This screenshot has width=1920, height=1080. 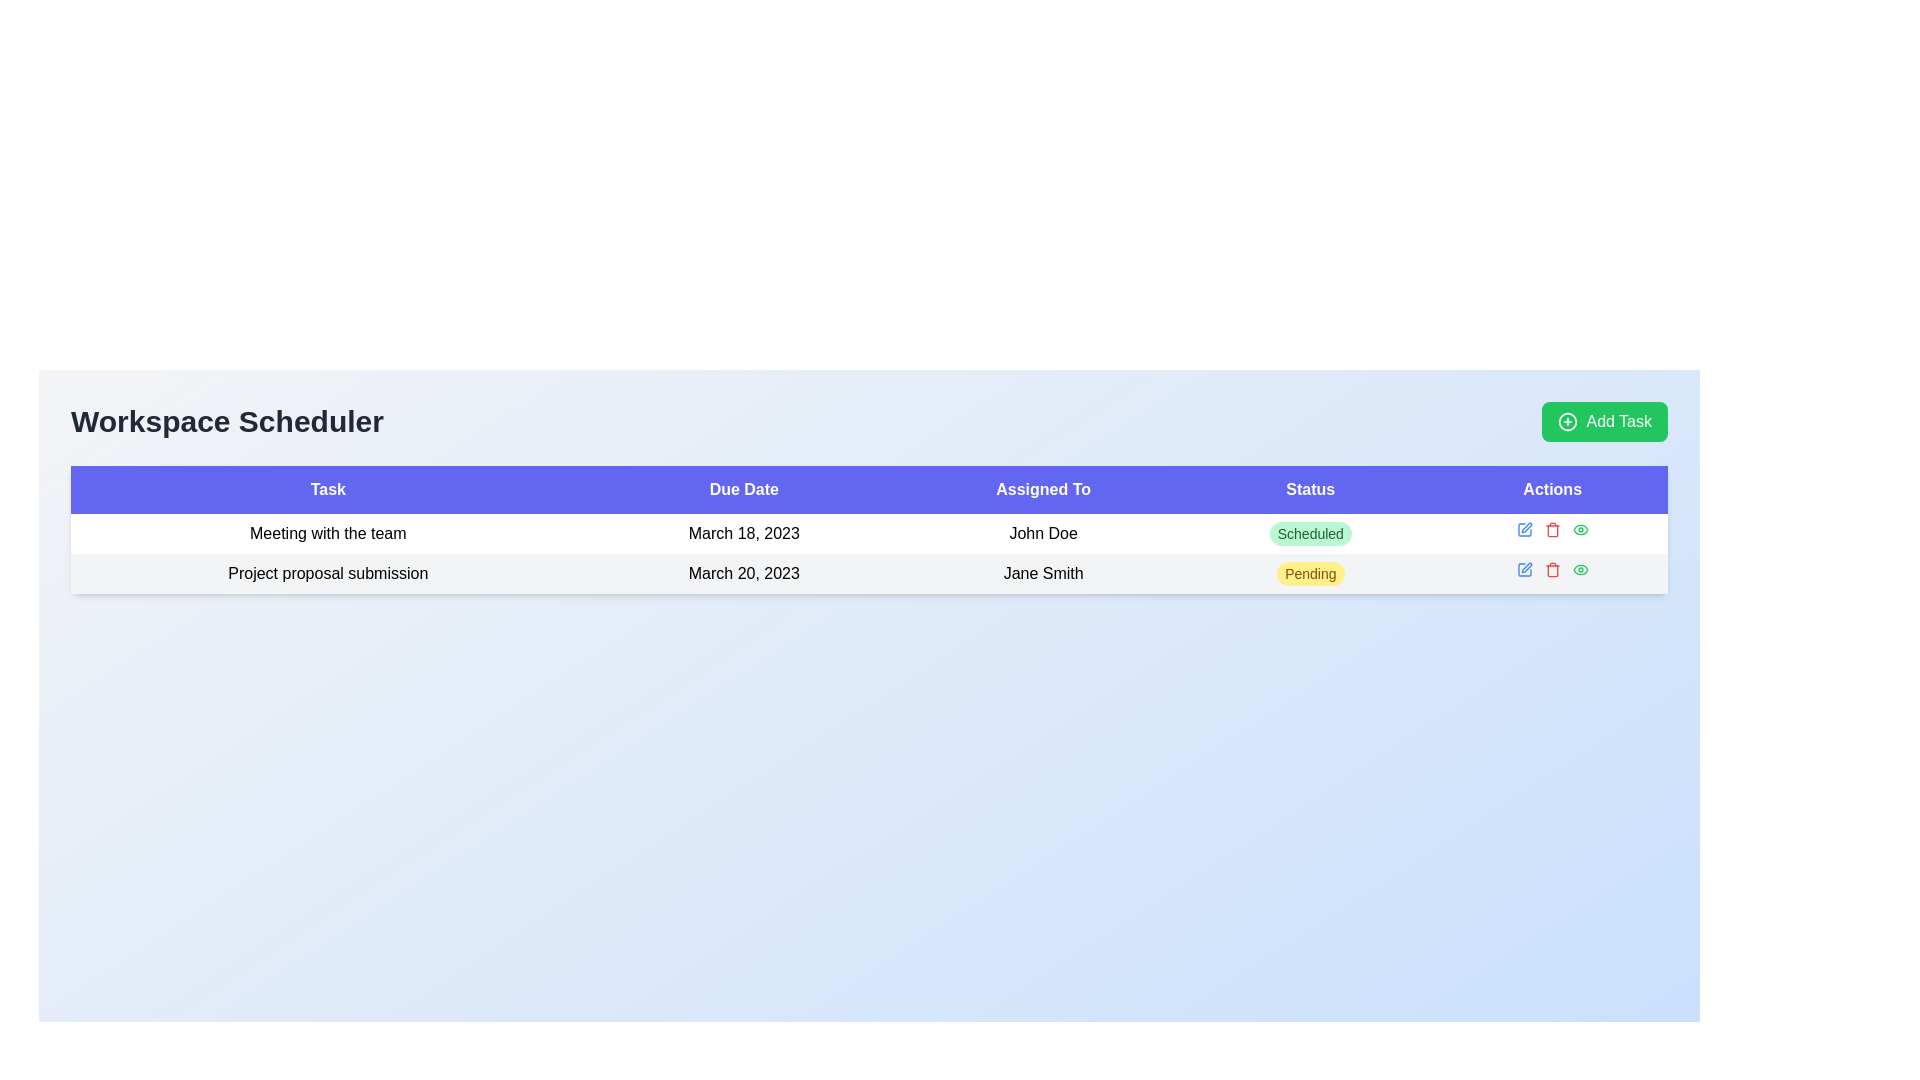 What do you see at coordinates (1523, 570) in the screenshot?
I see `the Interactive icon styled as a button for editing, located in the Actions column of the second row in the Workspace Scheduler table, for keyboard interaction` at bounding box center [1523, 570].